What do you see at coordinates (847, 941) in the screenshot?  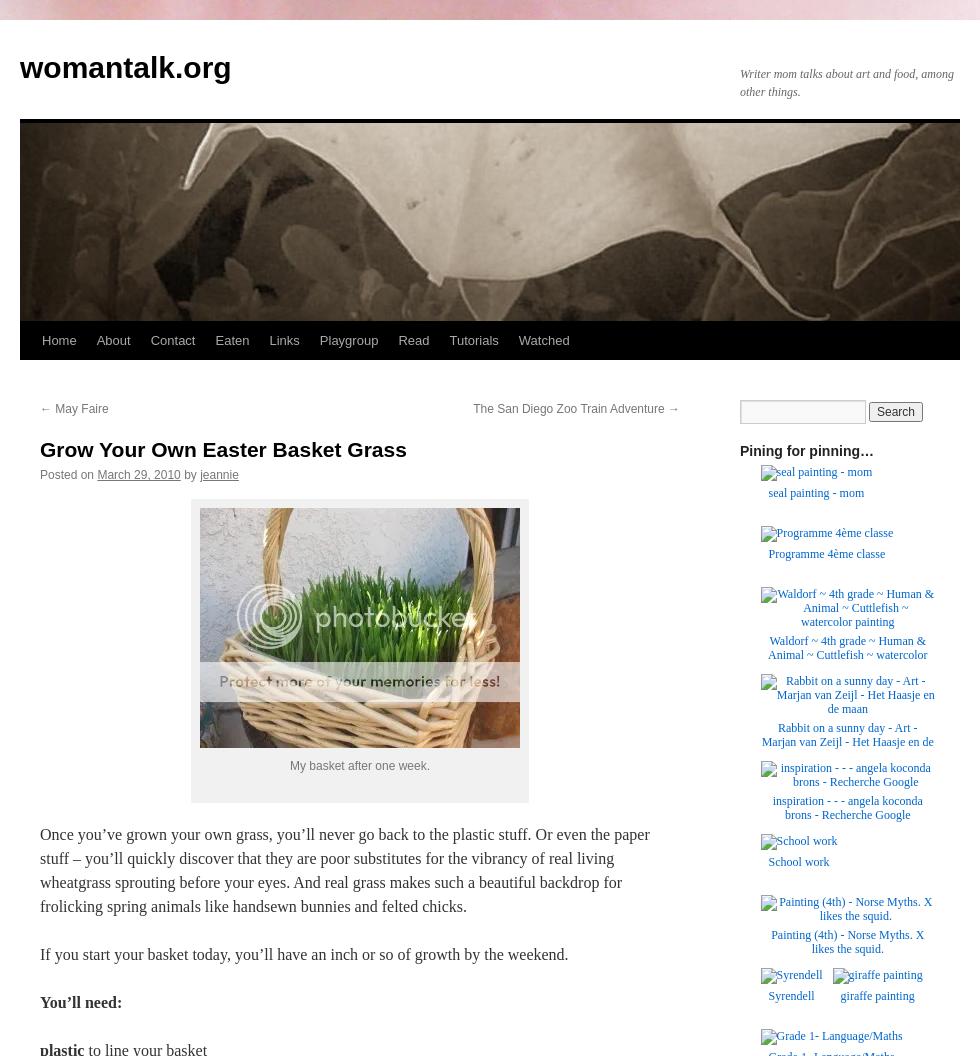 I see `'Painting (4th) - Norse Myths. X likes the squid.'` at bounding box center [847, 941].